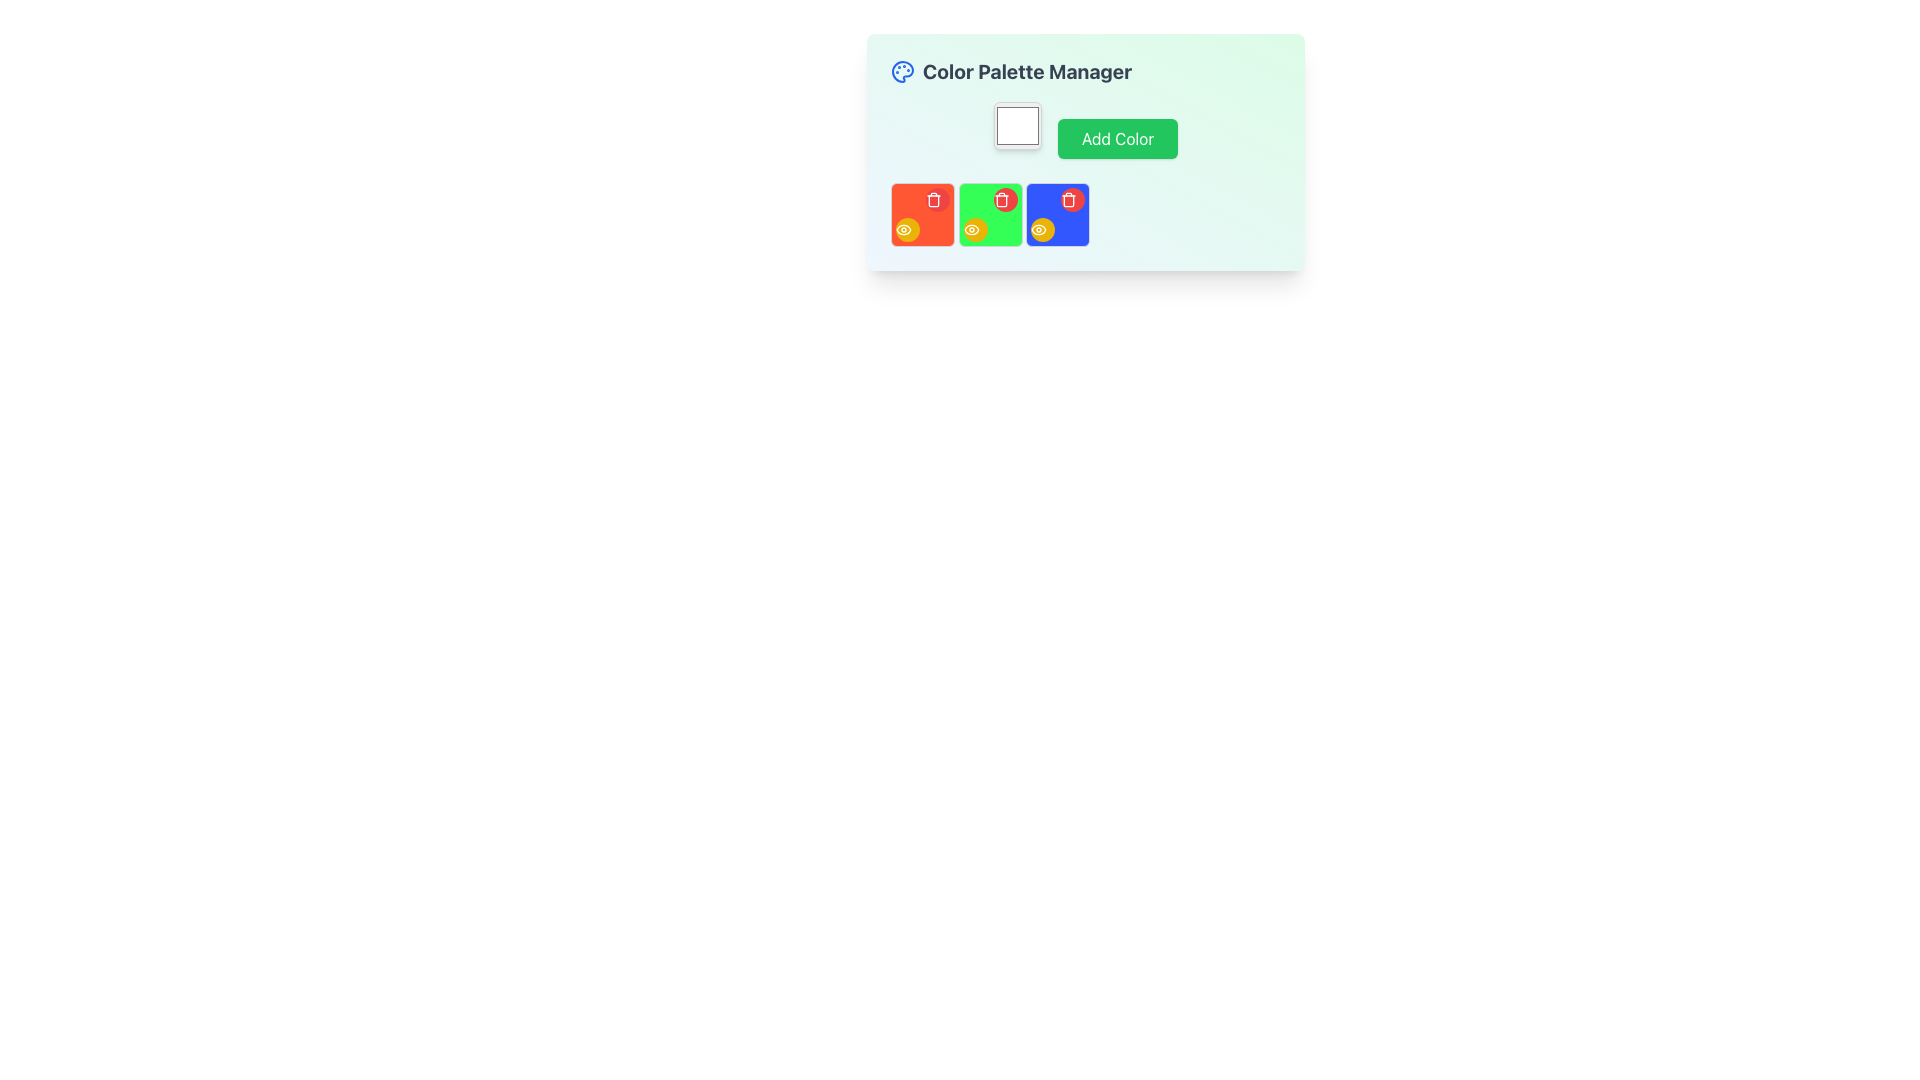 This screenshot has height=1080, width=1920. What do you see at coordinates (1005, 200) in the screenshot?
I see `the circular red button with a white trash can icon located in the top-right corner of the green background panel` at bounding box center [1005, 200].